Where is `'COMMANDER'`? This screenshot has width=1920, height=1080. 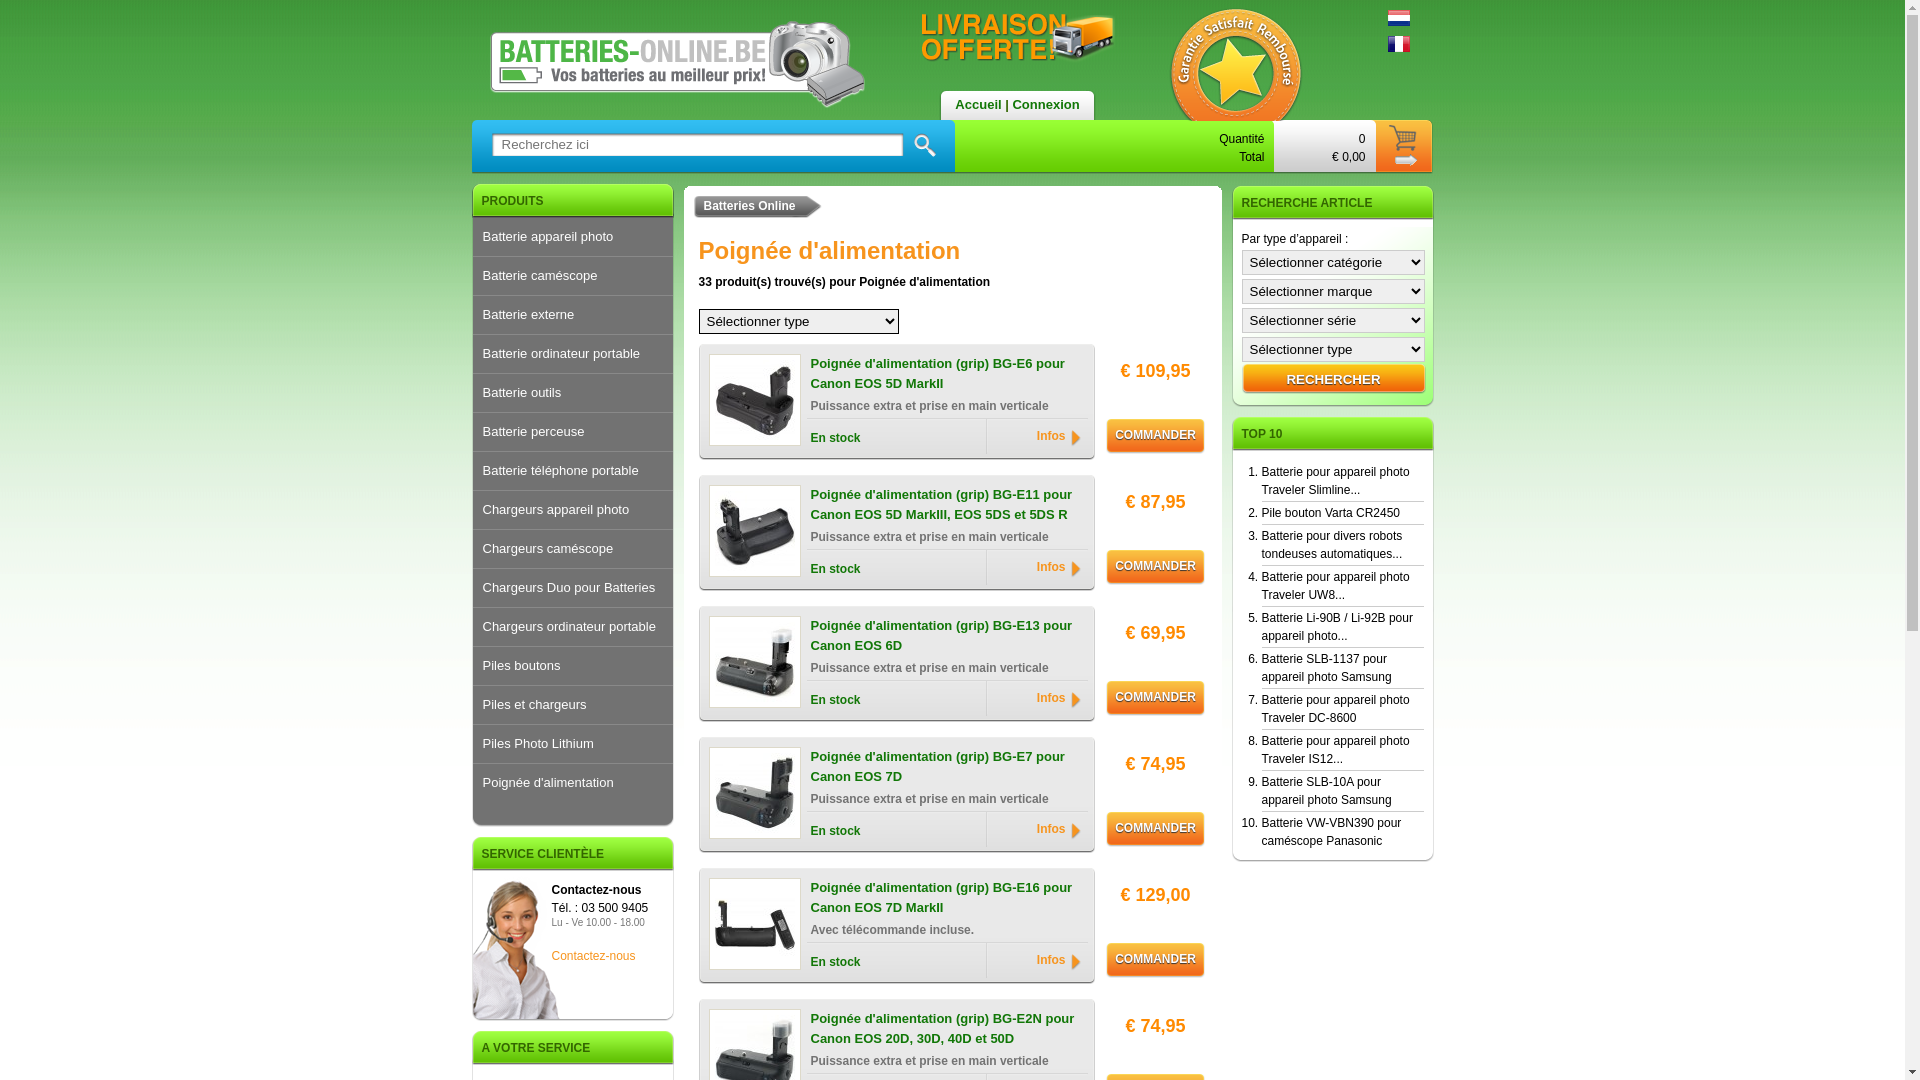 'COMMANDER' is located at coordinates (1155, 435).